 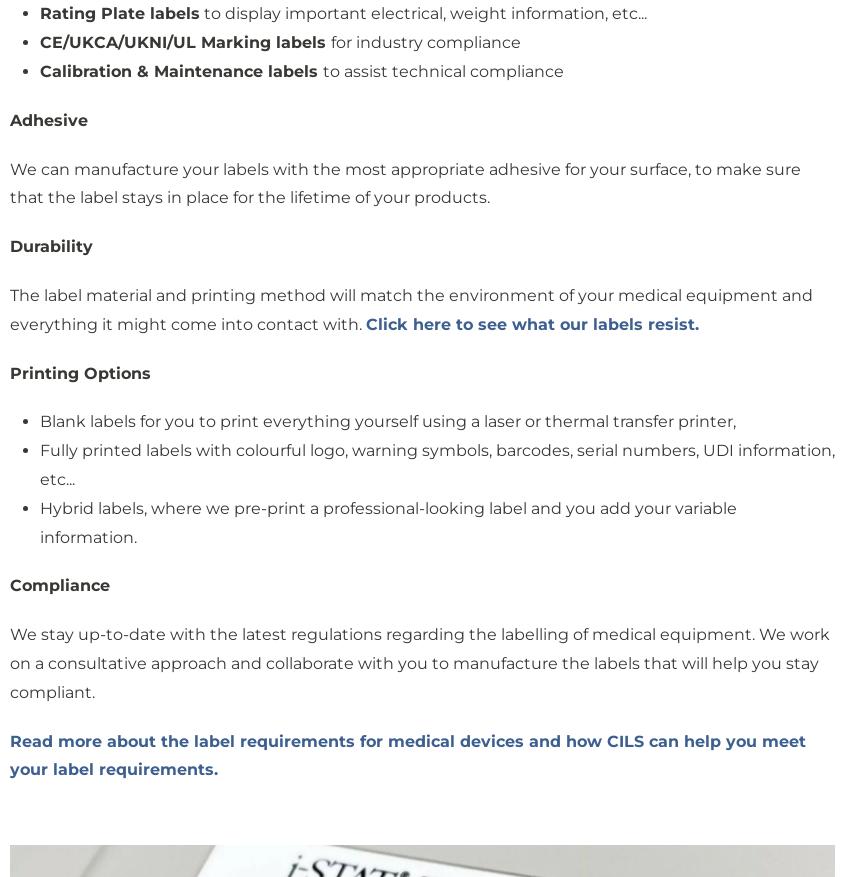 What do you see at coordinates (38, 520) in the screenshot?
I see `'Hybrid labels, where we pre-print a professional-looking label and you add your variable information.'` at bounding box center [38, 520].